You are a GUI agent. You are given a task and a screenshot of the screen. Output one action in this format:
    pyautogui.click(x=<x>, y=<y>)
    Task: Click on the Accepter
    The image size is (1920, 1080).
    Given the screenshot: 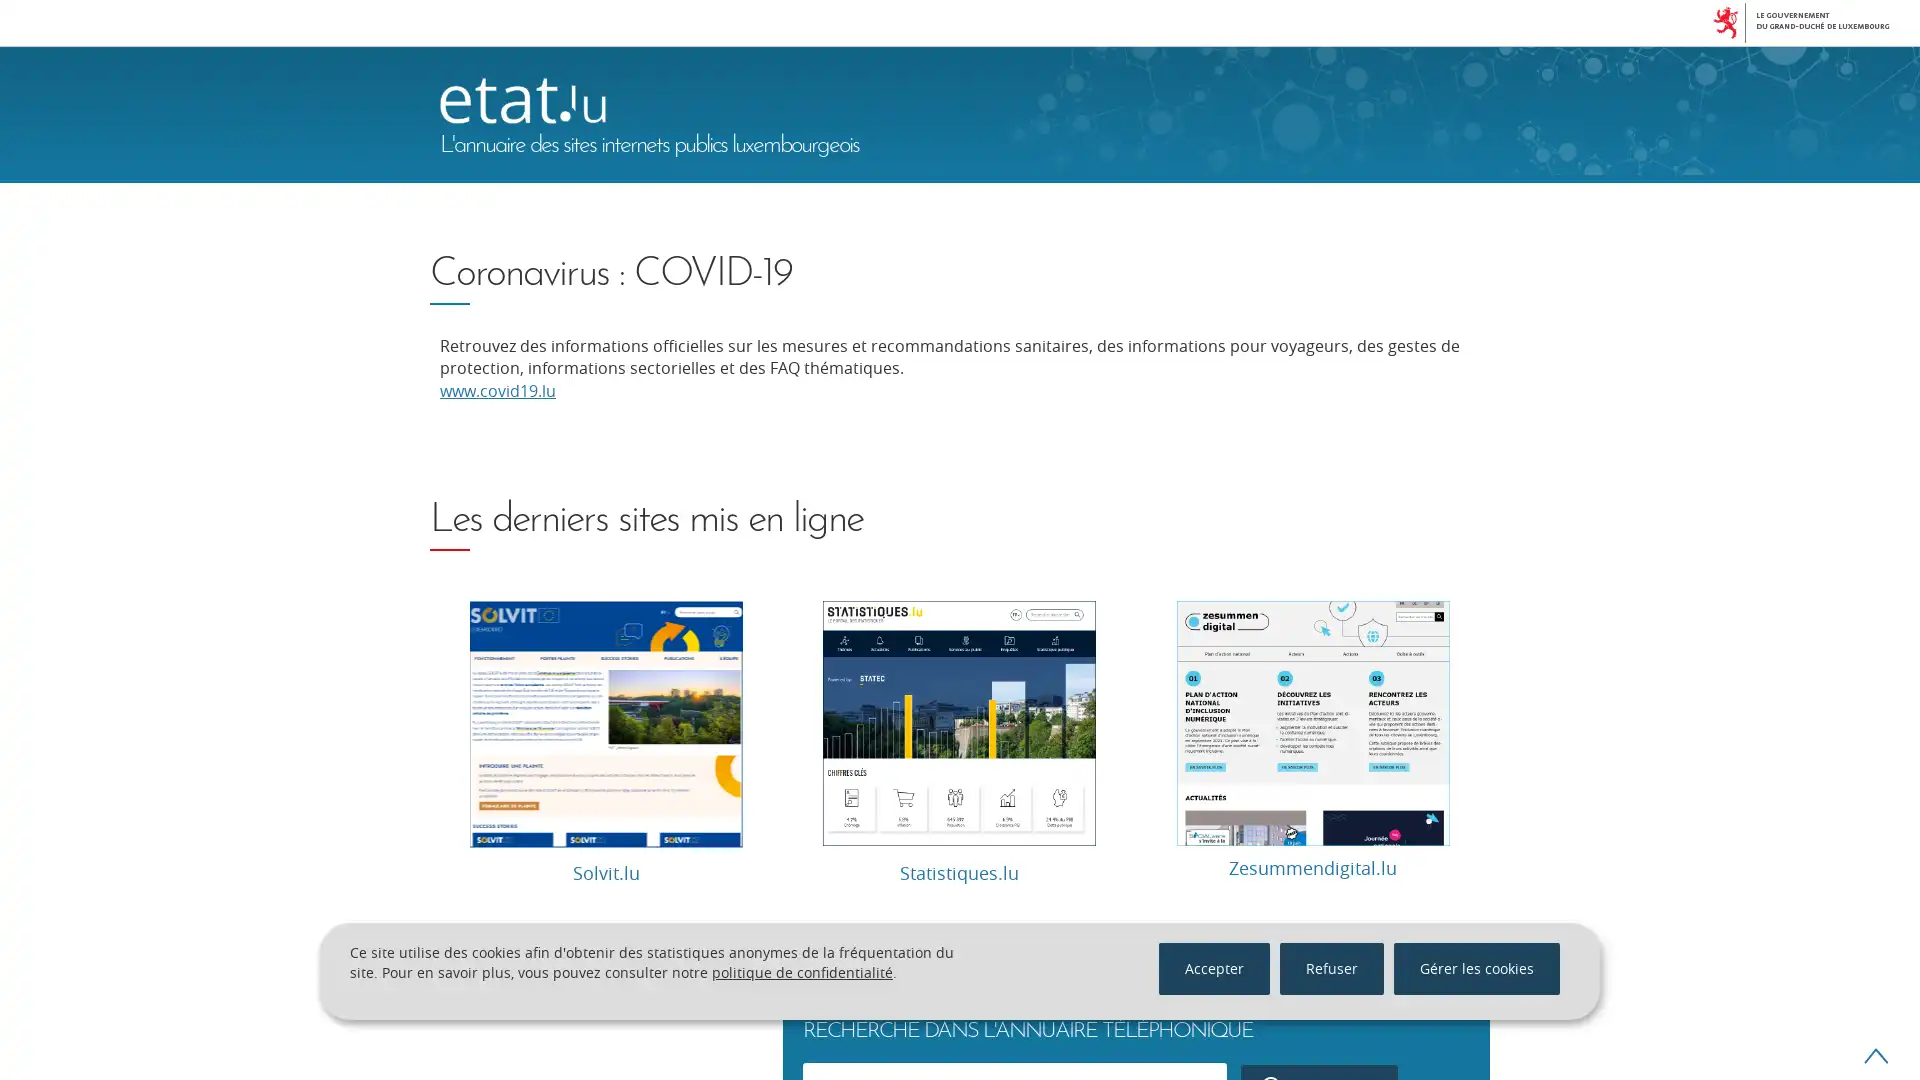 What is the action you would take?
    pyautogui.click(x=1213, y=967)
    